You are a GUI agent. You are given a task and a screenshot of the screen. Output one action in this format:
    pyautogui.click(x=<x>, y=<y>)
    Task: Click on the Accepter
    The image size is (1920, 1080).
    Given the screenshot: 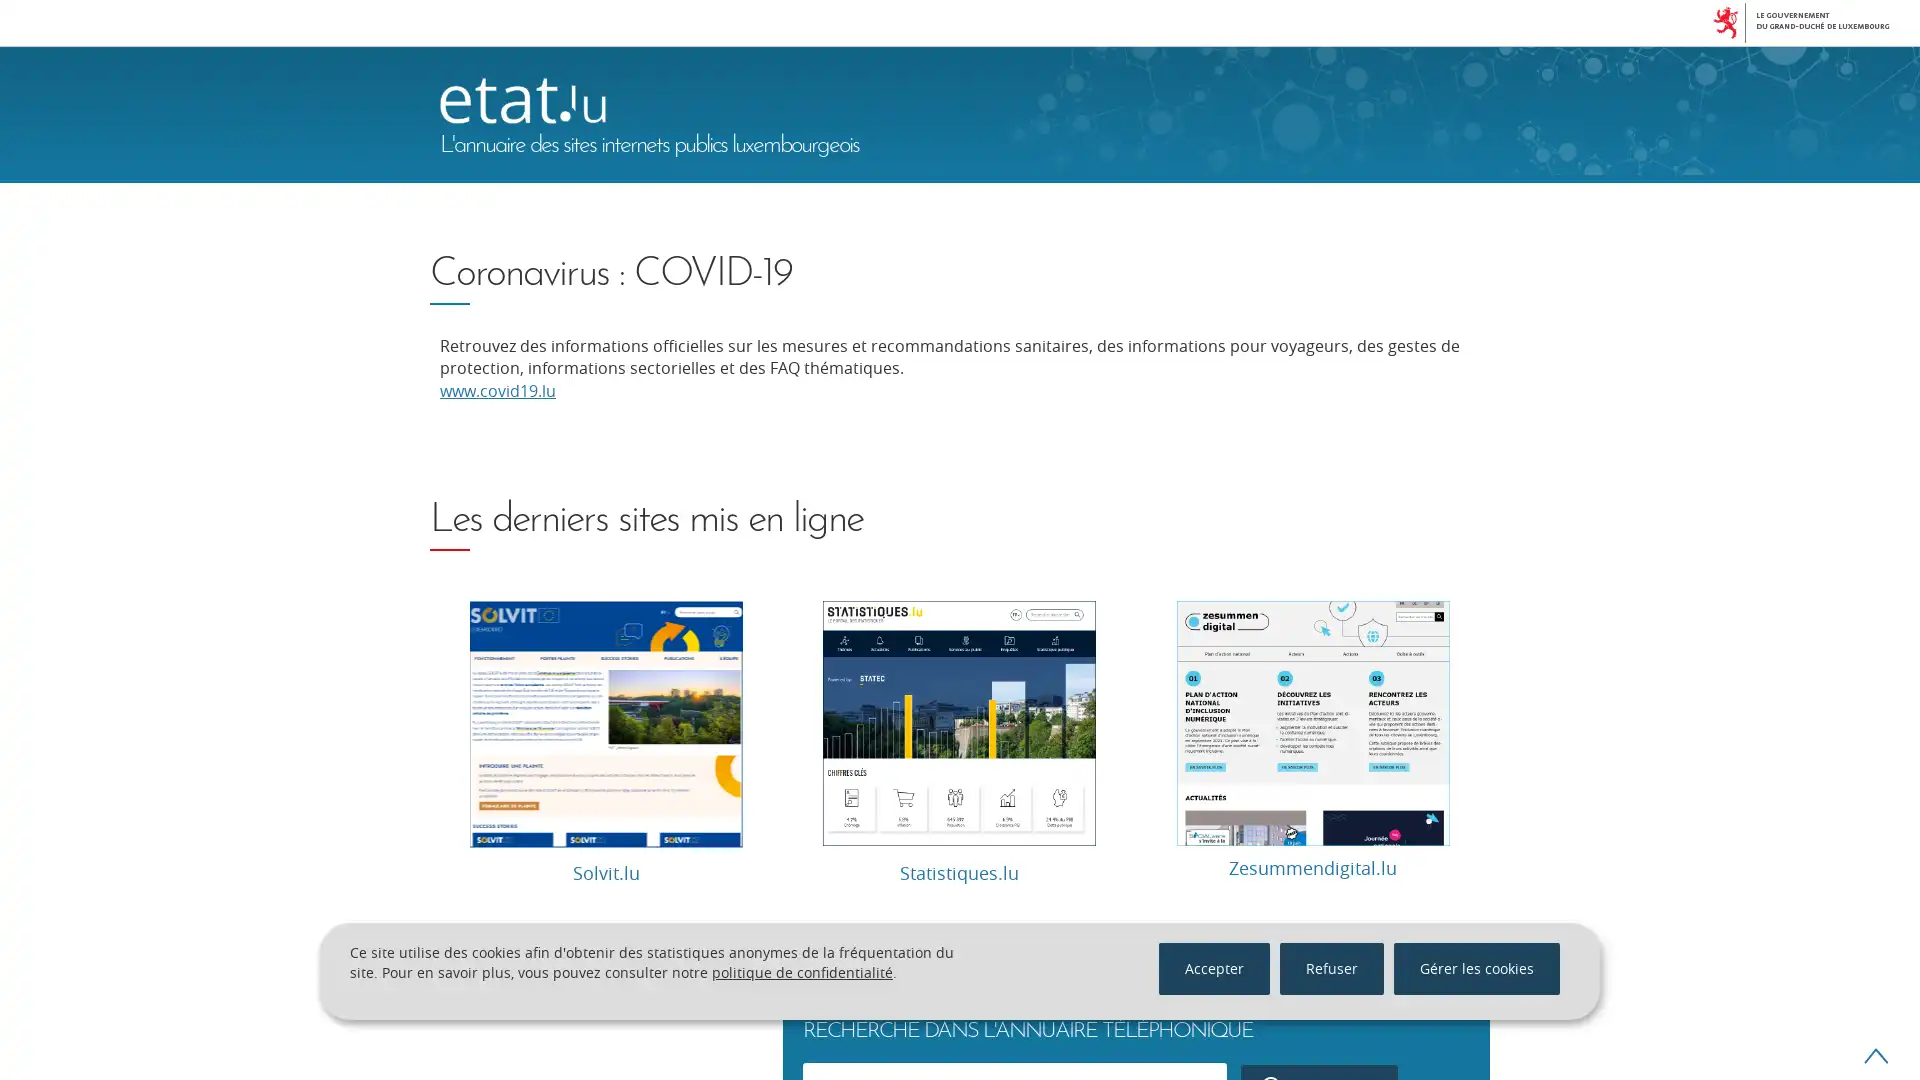 What is the action you would take?
    pyautogui.click(x=1213, y=967)
    